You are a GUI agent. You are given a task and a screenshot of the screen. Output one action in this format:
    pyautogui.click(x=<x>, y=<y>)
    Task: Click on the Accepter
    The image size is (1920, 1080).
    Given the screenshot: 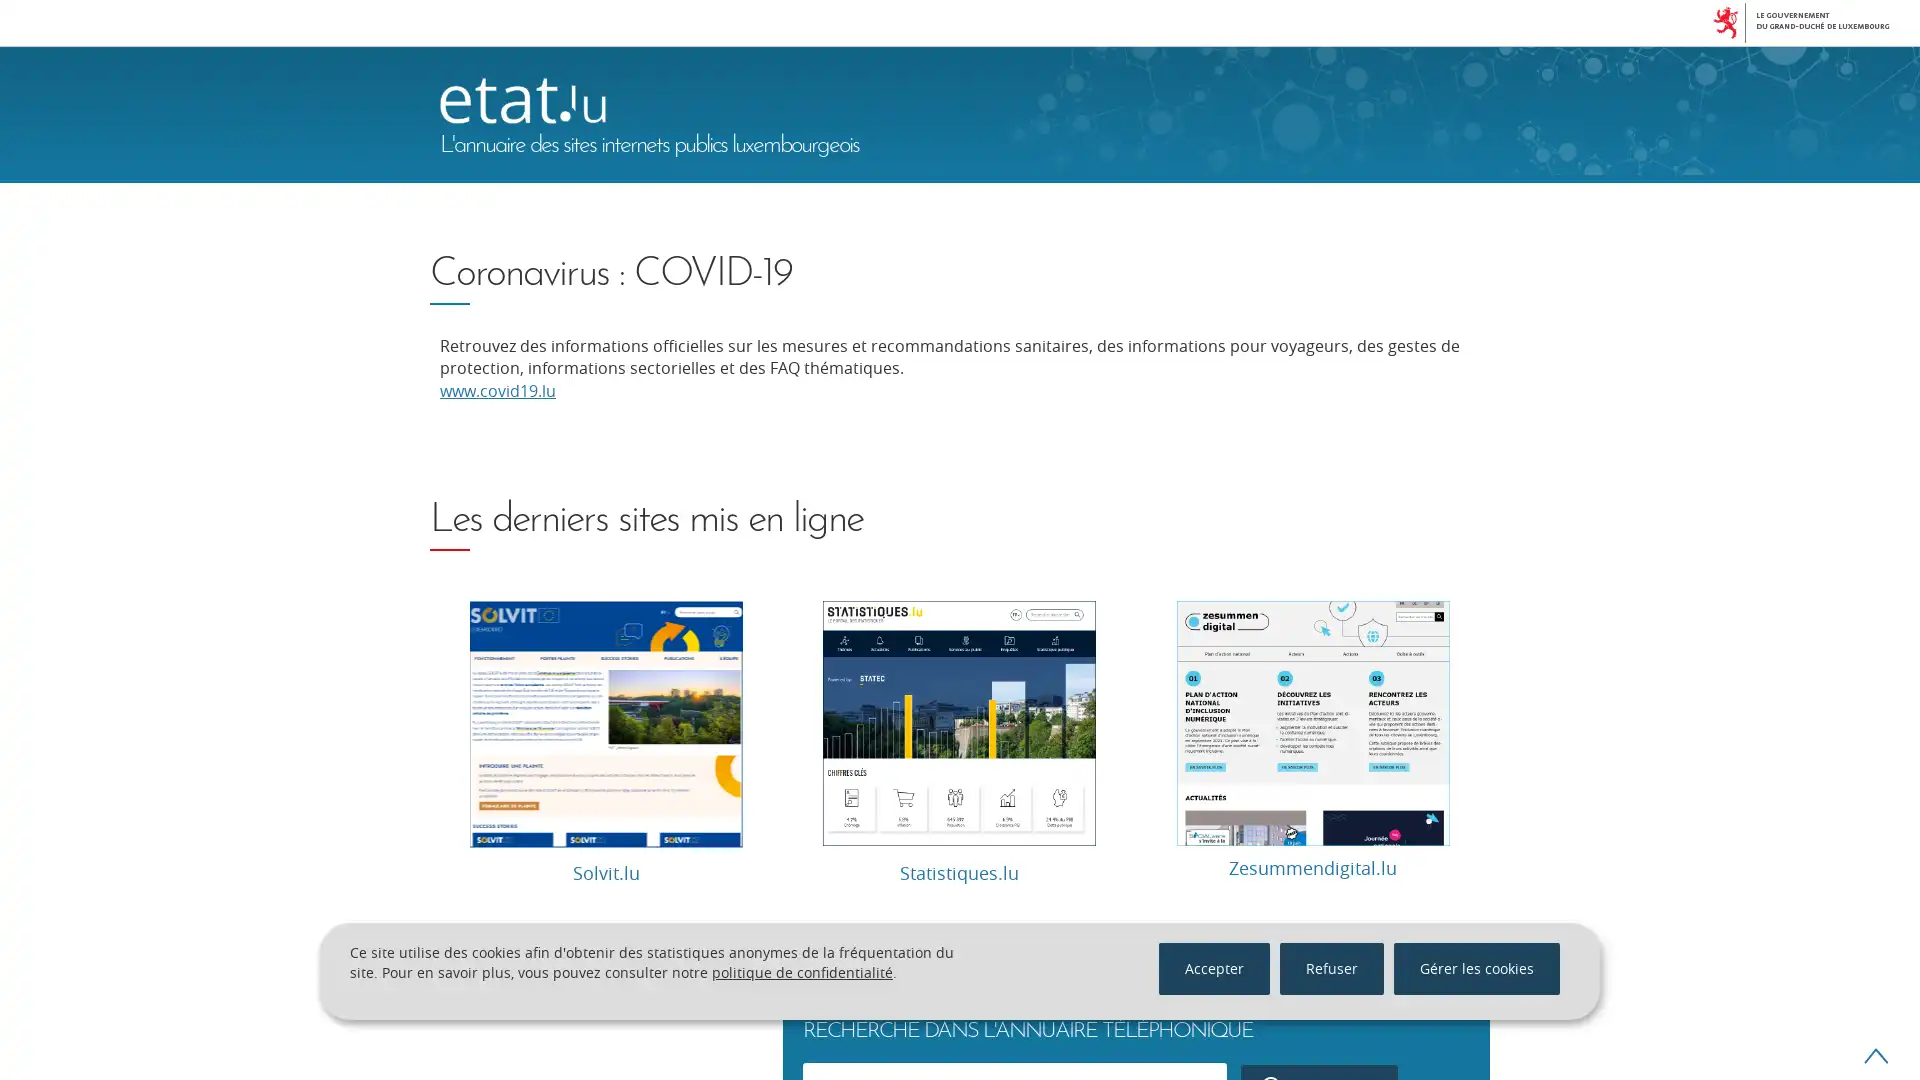 What is the action you would take?
    pyautogui.click(x=1213, y=967)
    